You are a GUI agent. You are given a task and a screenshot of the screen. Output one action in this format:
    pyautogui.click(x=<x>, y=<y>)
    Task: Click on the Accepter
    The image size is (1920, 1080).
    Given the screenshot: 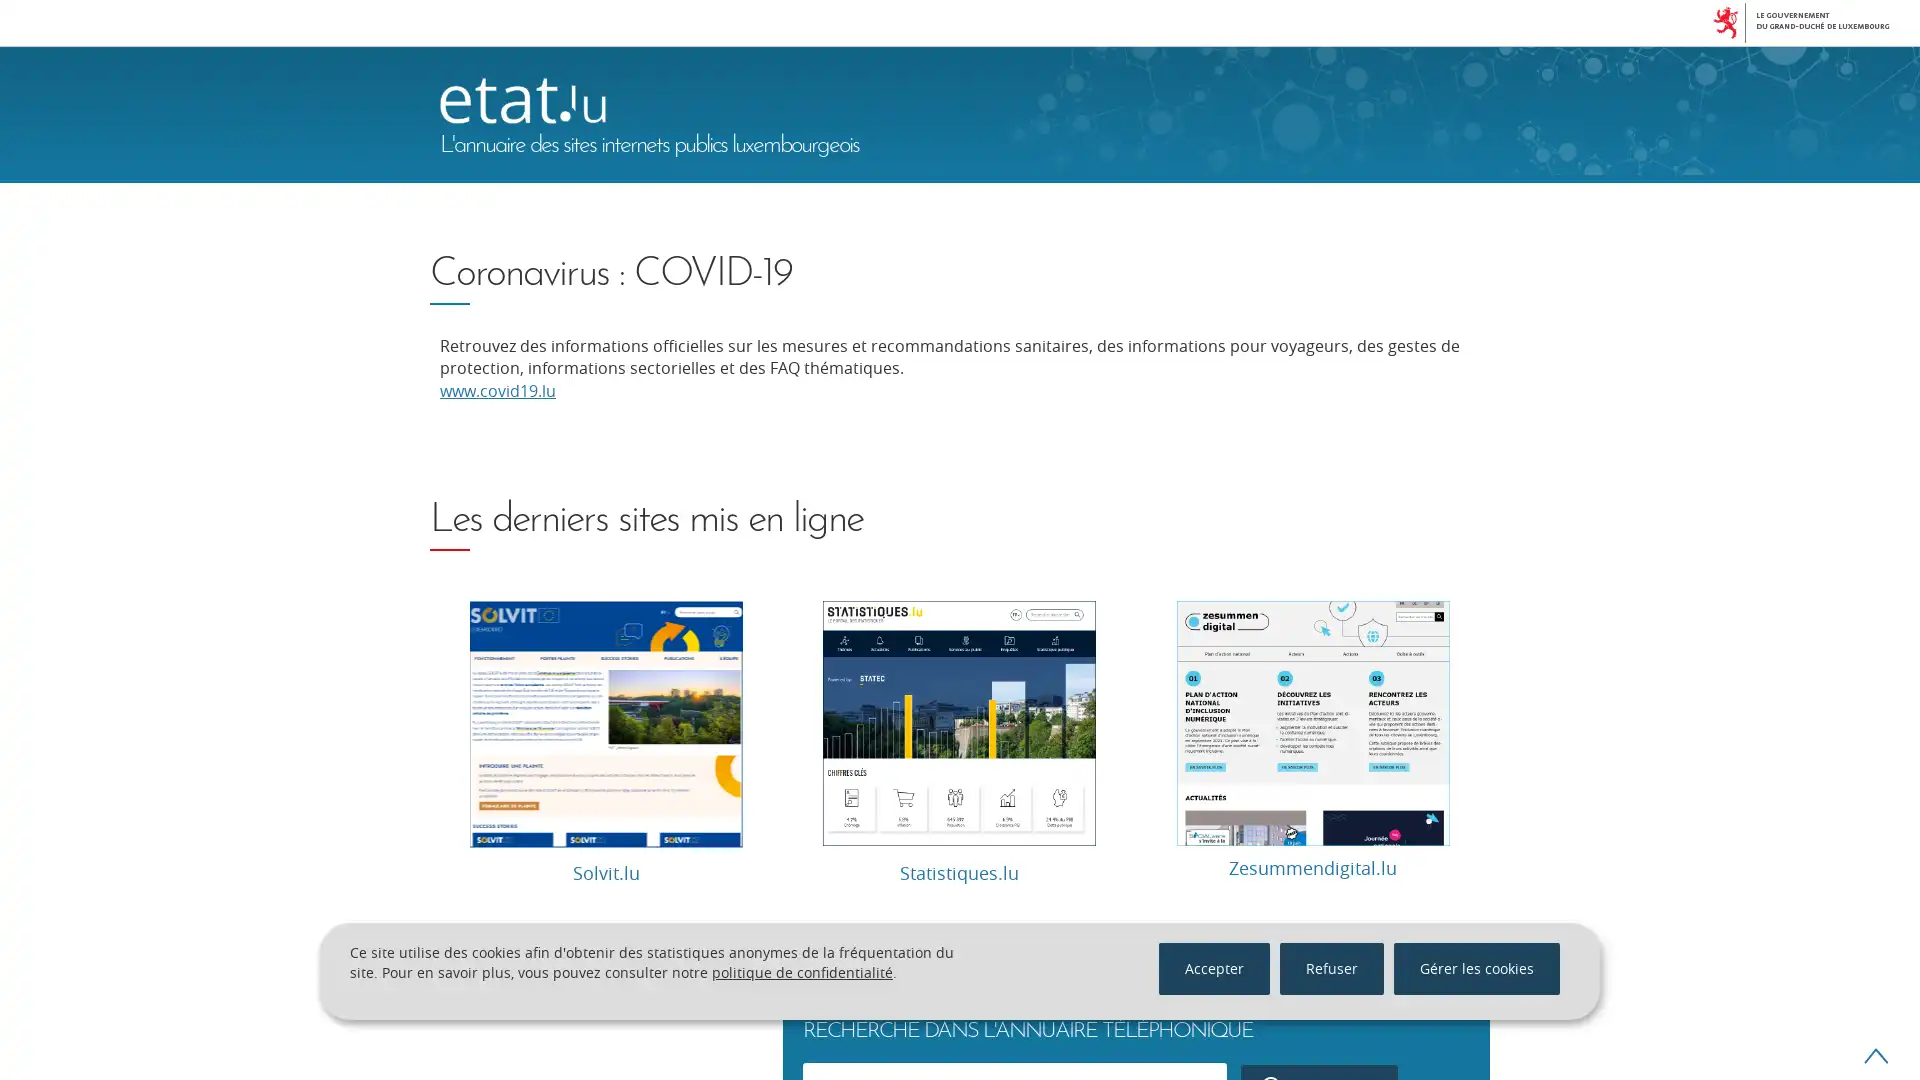 What is the action you would take?
    pyautogui.click(x=1213, y=967)
    